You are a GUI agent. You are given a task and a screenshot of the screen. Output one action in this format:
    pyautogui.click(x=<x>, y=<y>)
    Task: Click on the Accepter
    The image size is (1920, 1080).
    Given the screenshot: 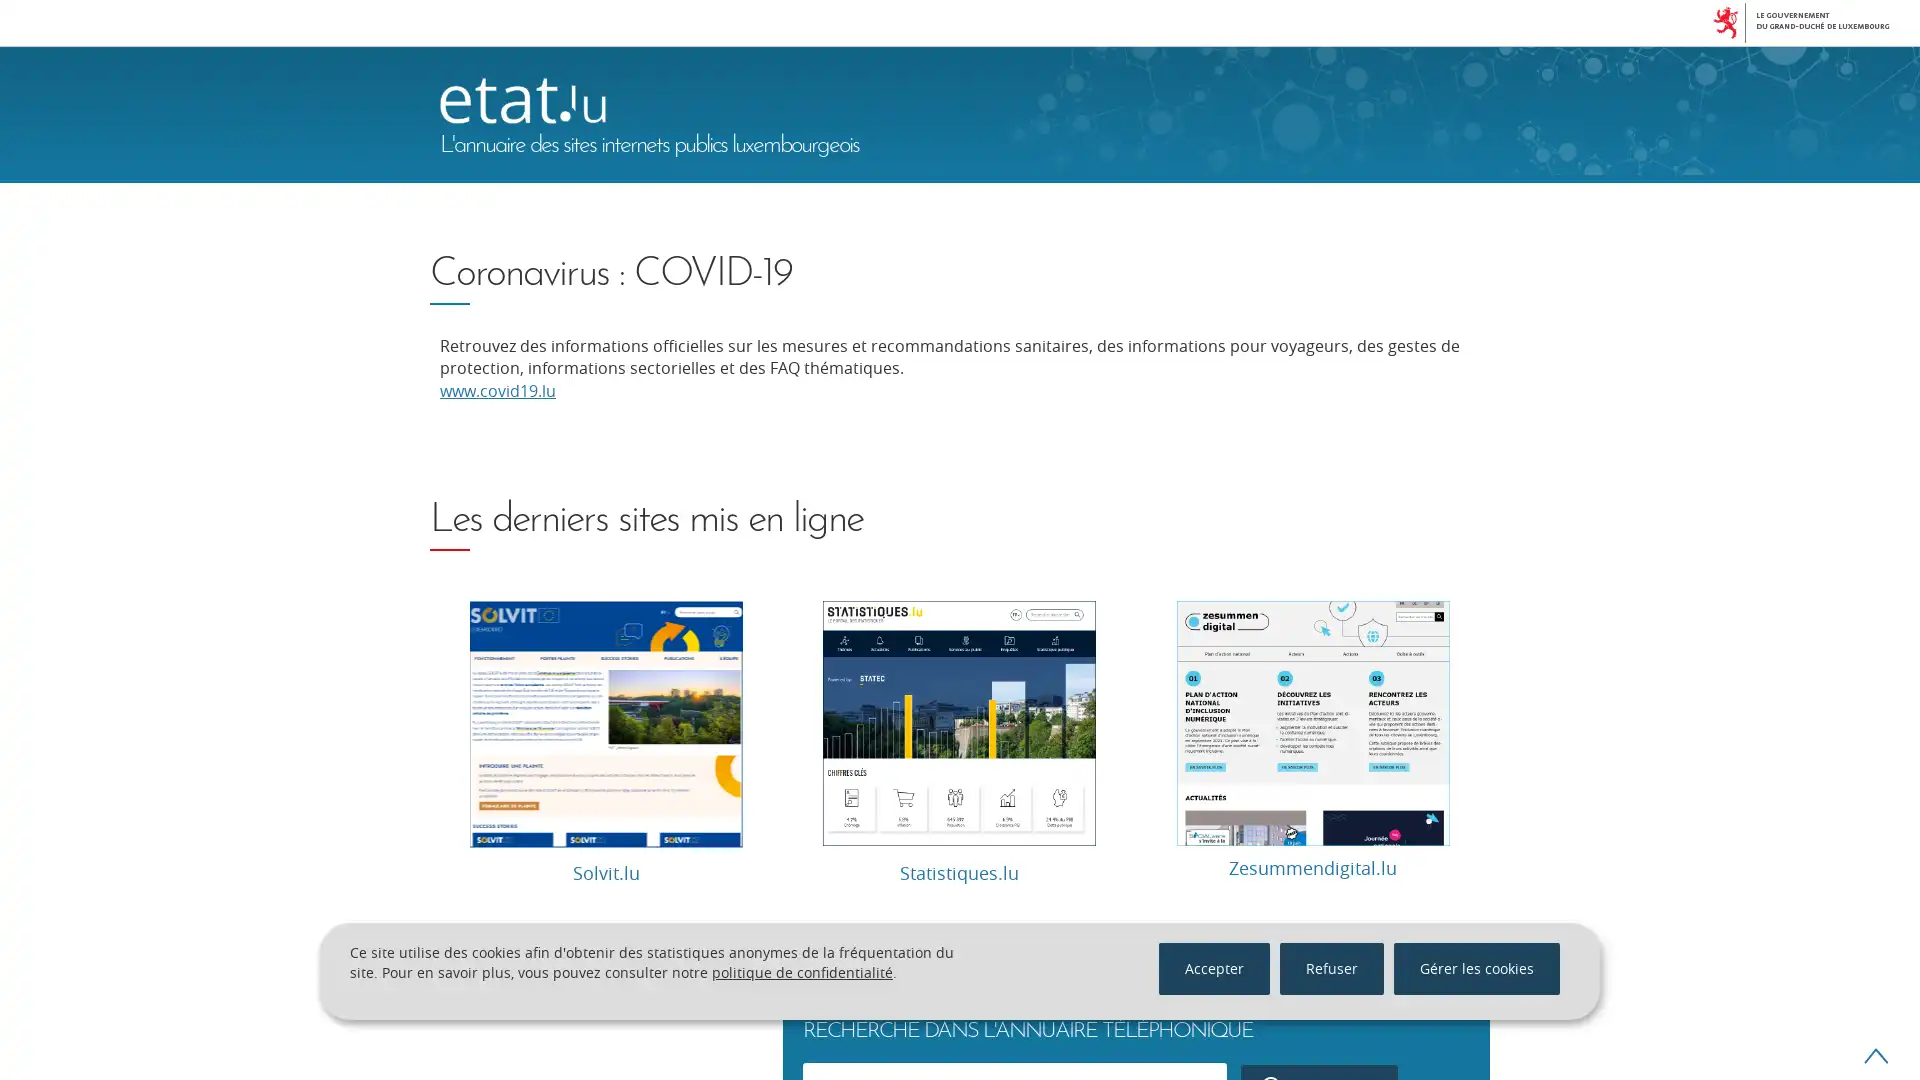 What is the action you would take?
    pyautogui.click(x=1213, y=967)
    